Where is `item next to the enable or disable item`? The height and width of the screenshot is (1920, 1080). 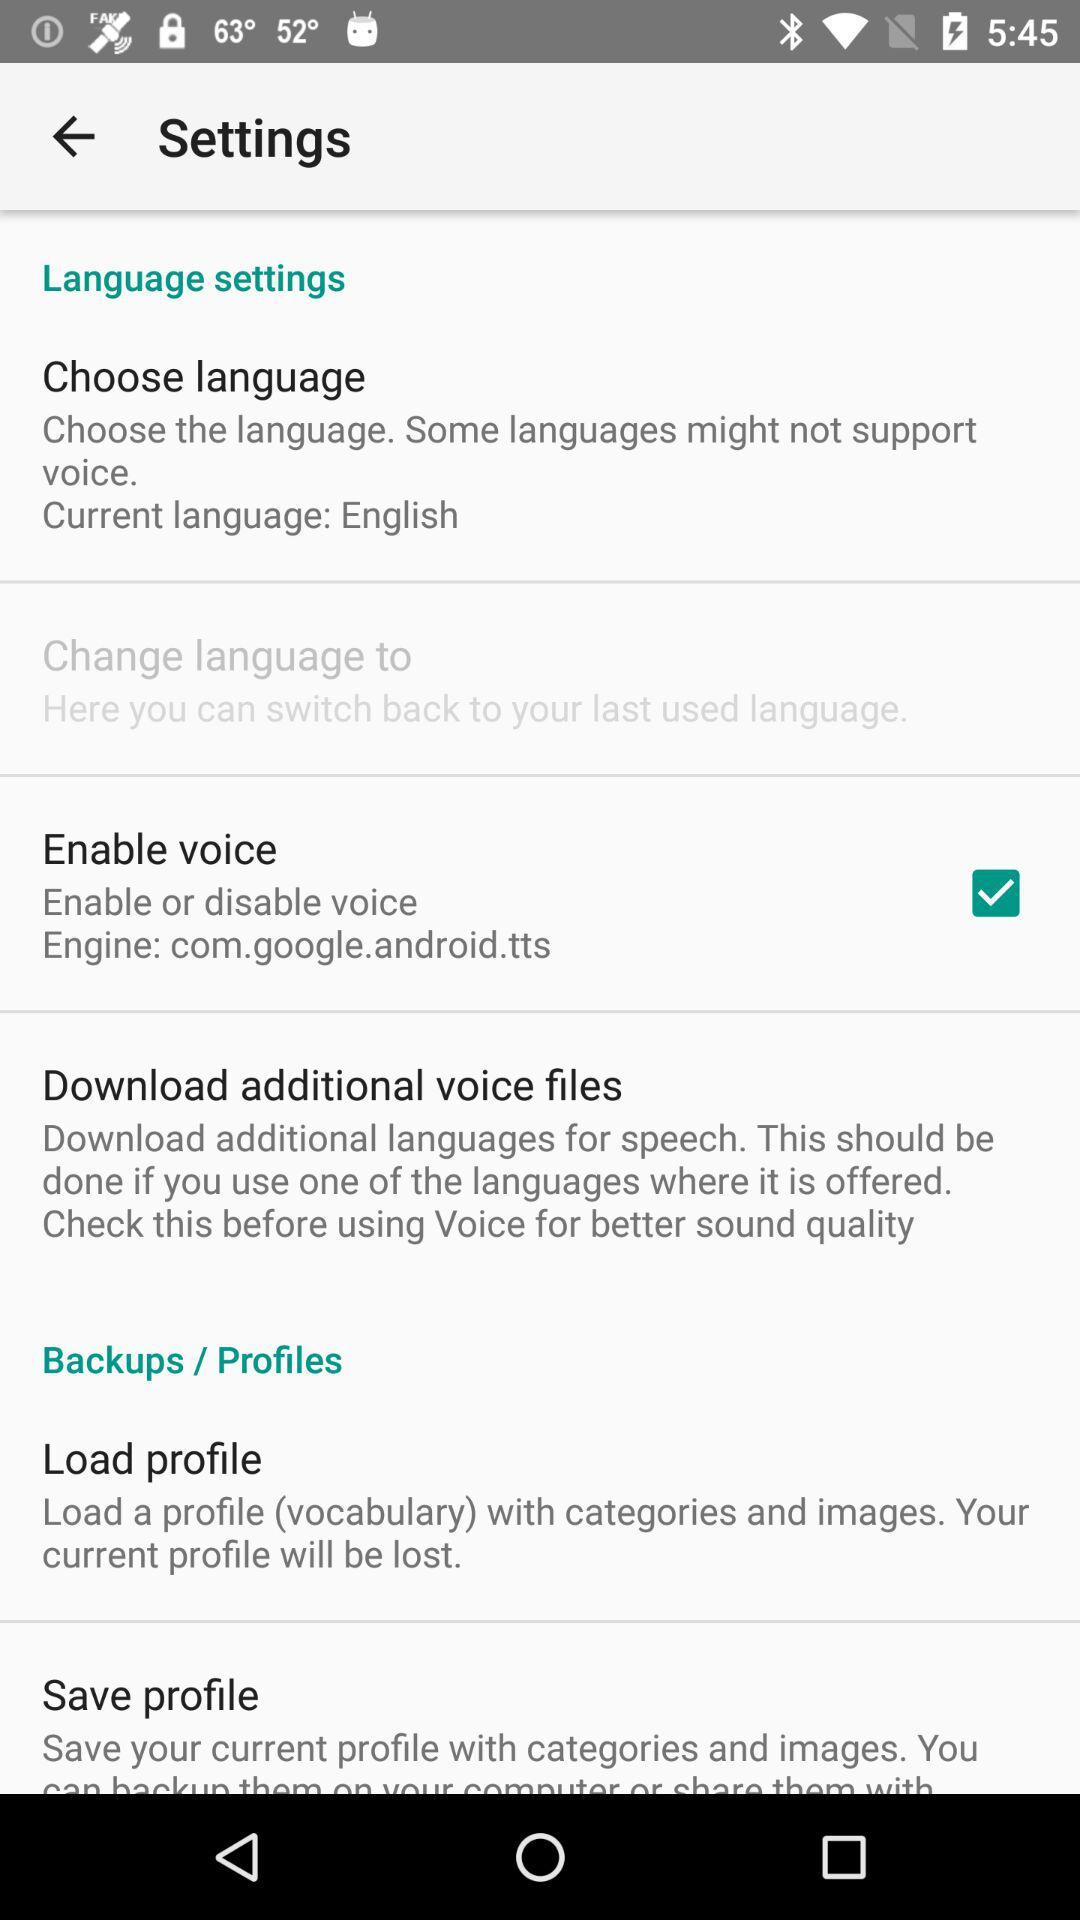
item next to the enable or disable item is located at coordinates (995, 892).